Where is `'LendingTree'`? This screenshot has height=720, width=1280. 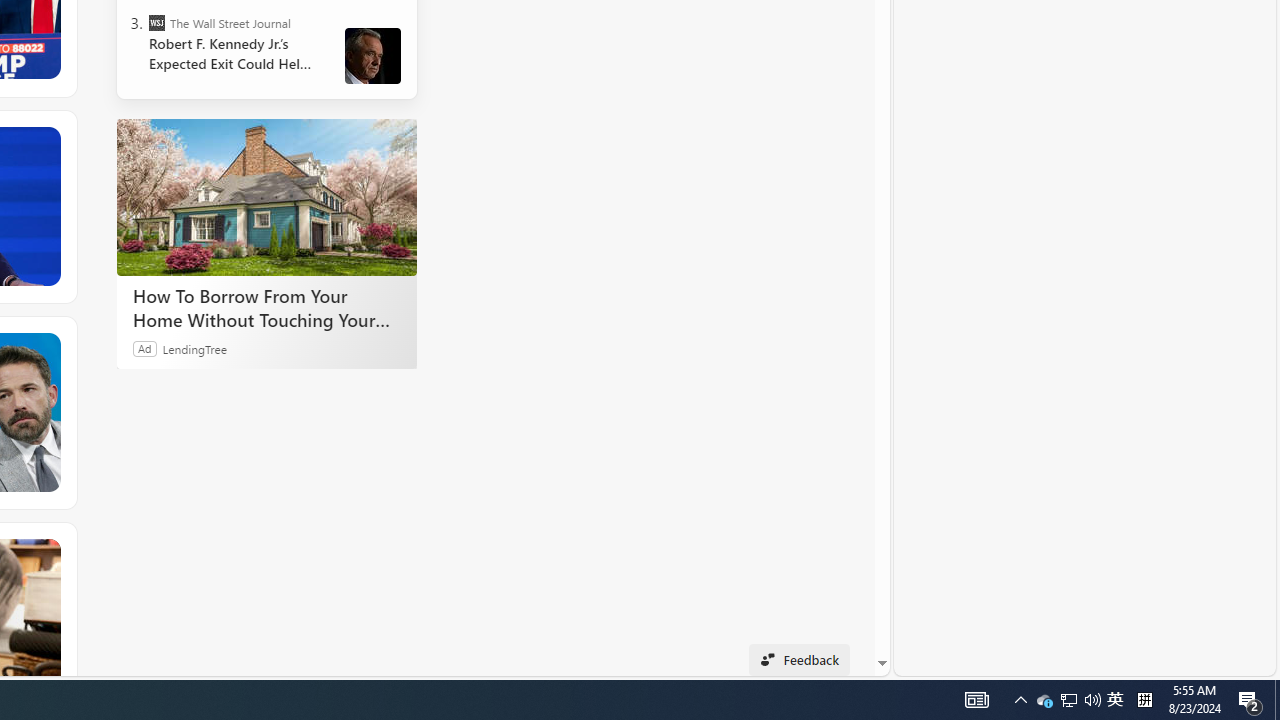 'LendingTree' is located at coordinates (195, 347).